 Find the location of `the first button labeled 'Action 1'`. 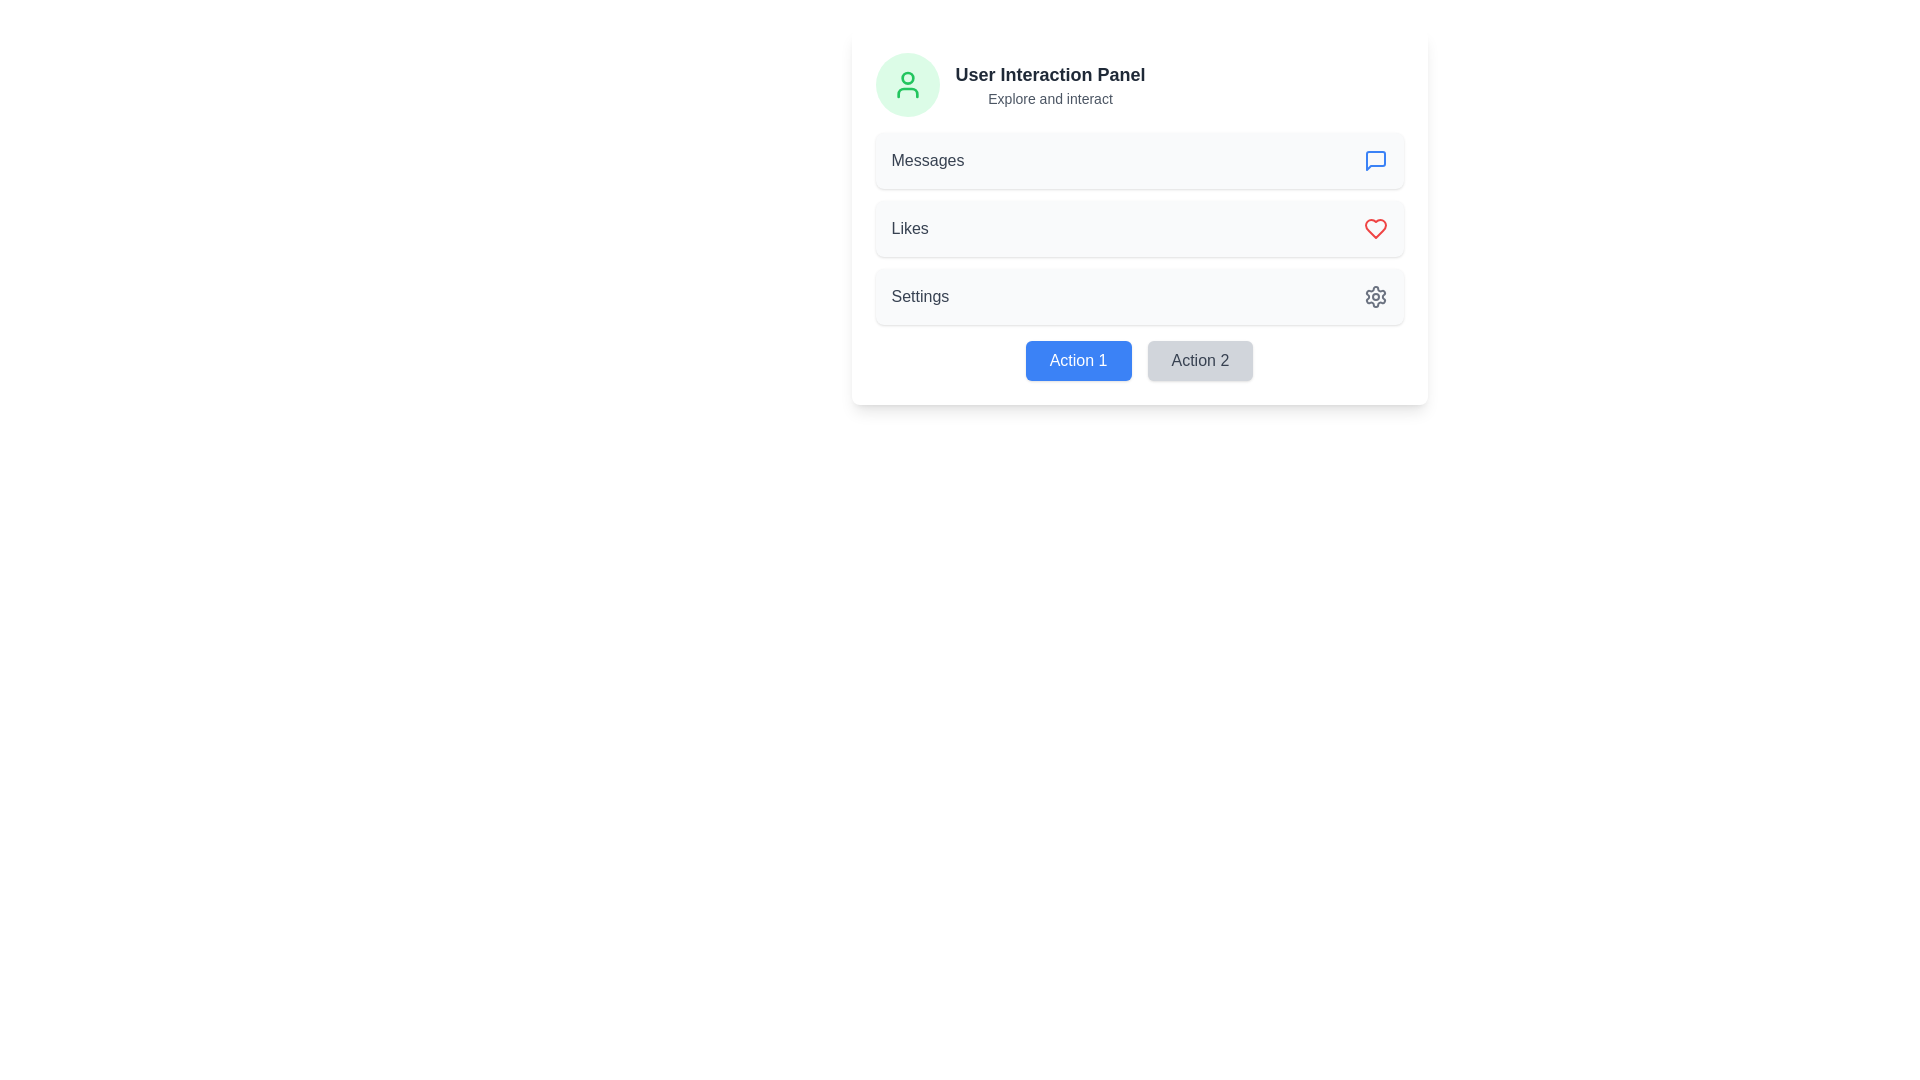

the first button labeled 'Action 1' is located at coordinates (1077, 361).